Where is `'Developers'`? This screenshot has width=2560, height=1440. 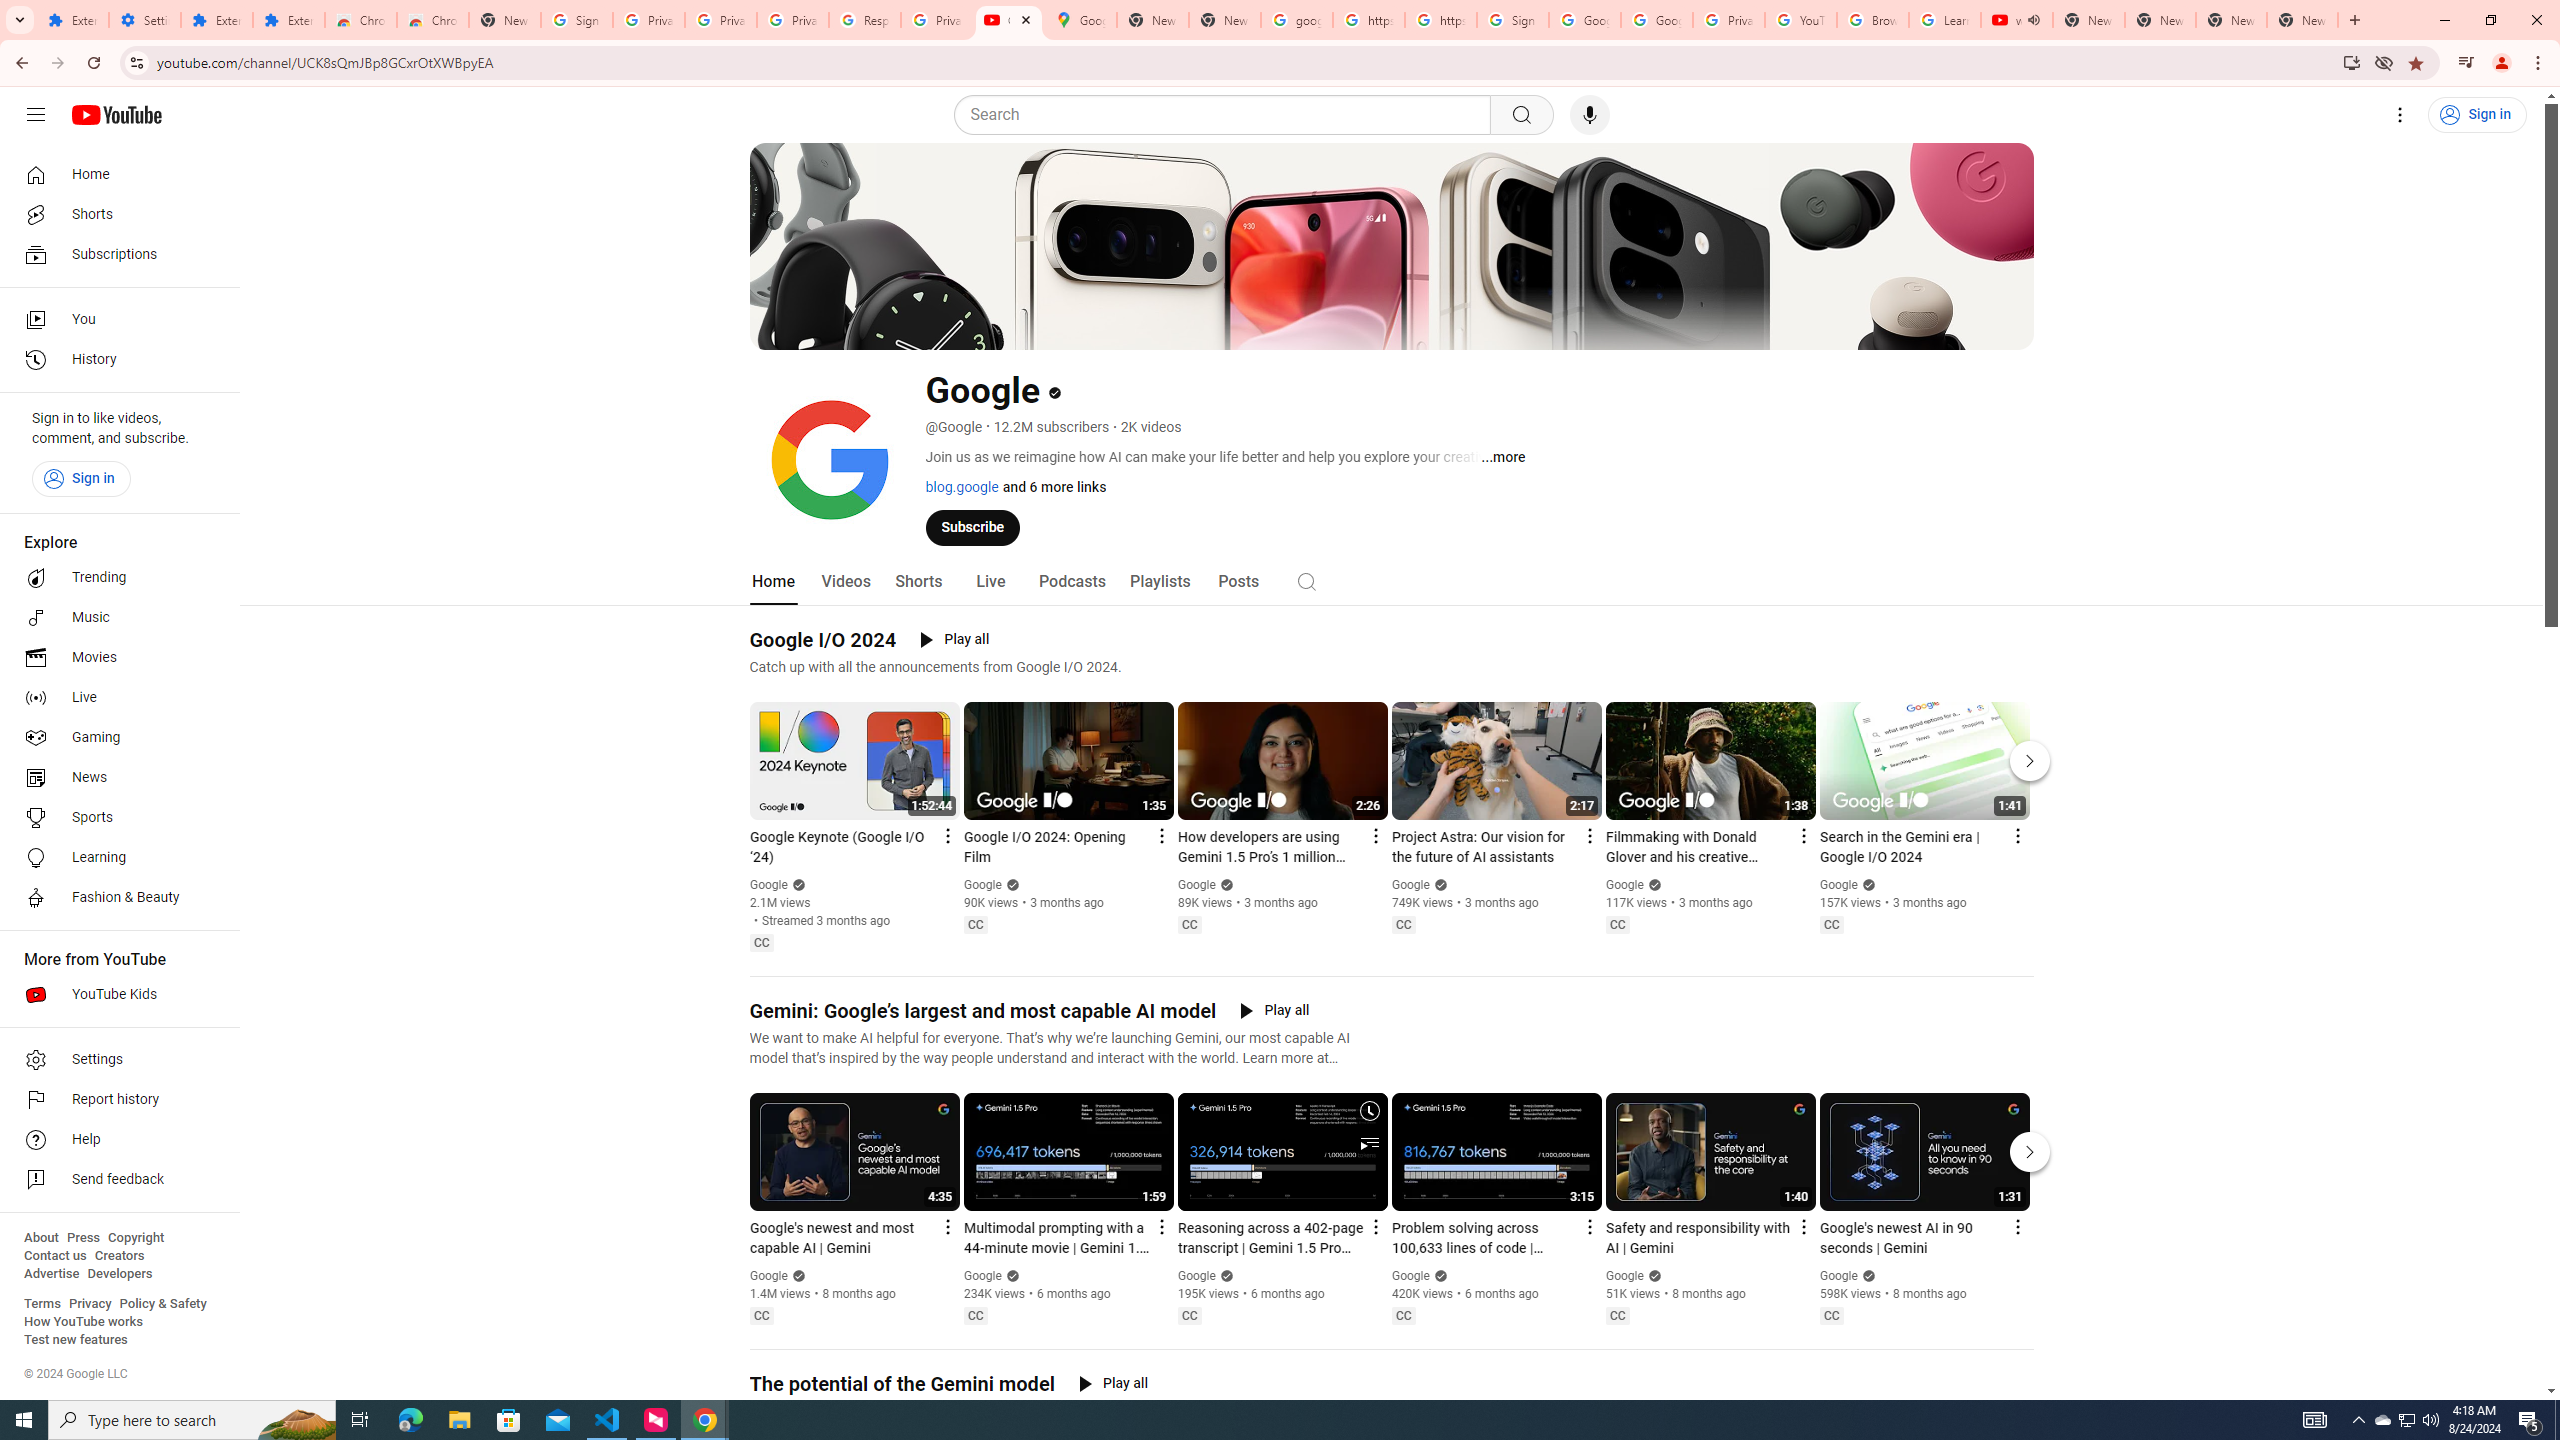 'Developers' is located at coordinates (119, 1272).